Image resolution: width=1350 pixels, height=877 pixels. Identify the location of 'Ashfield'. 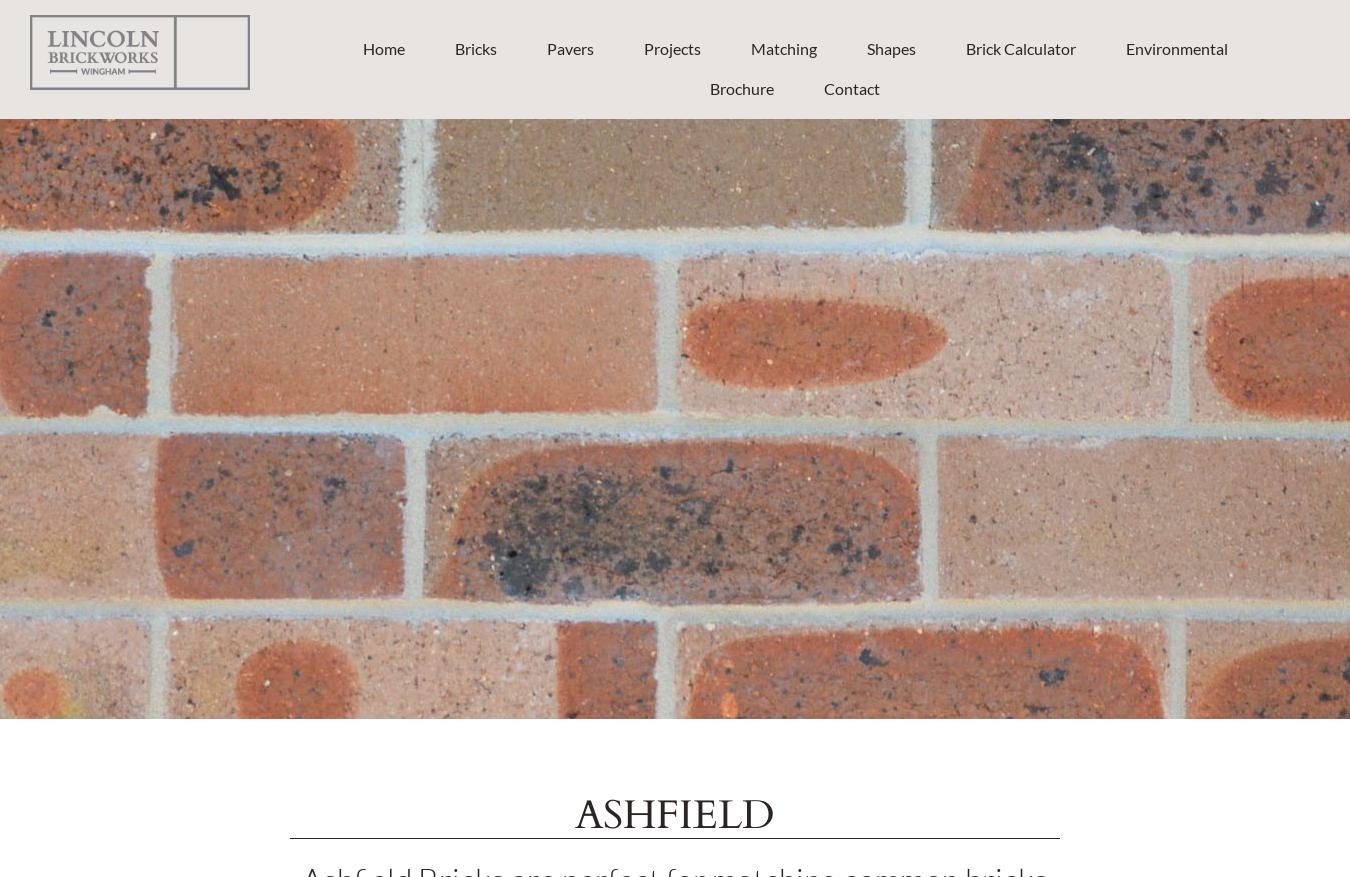
(675, 814).